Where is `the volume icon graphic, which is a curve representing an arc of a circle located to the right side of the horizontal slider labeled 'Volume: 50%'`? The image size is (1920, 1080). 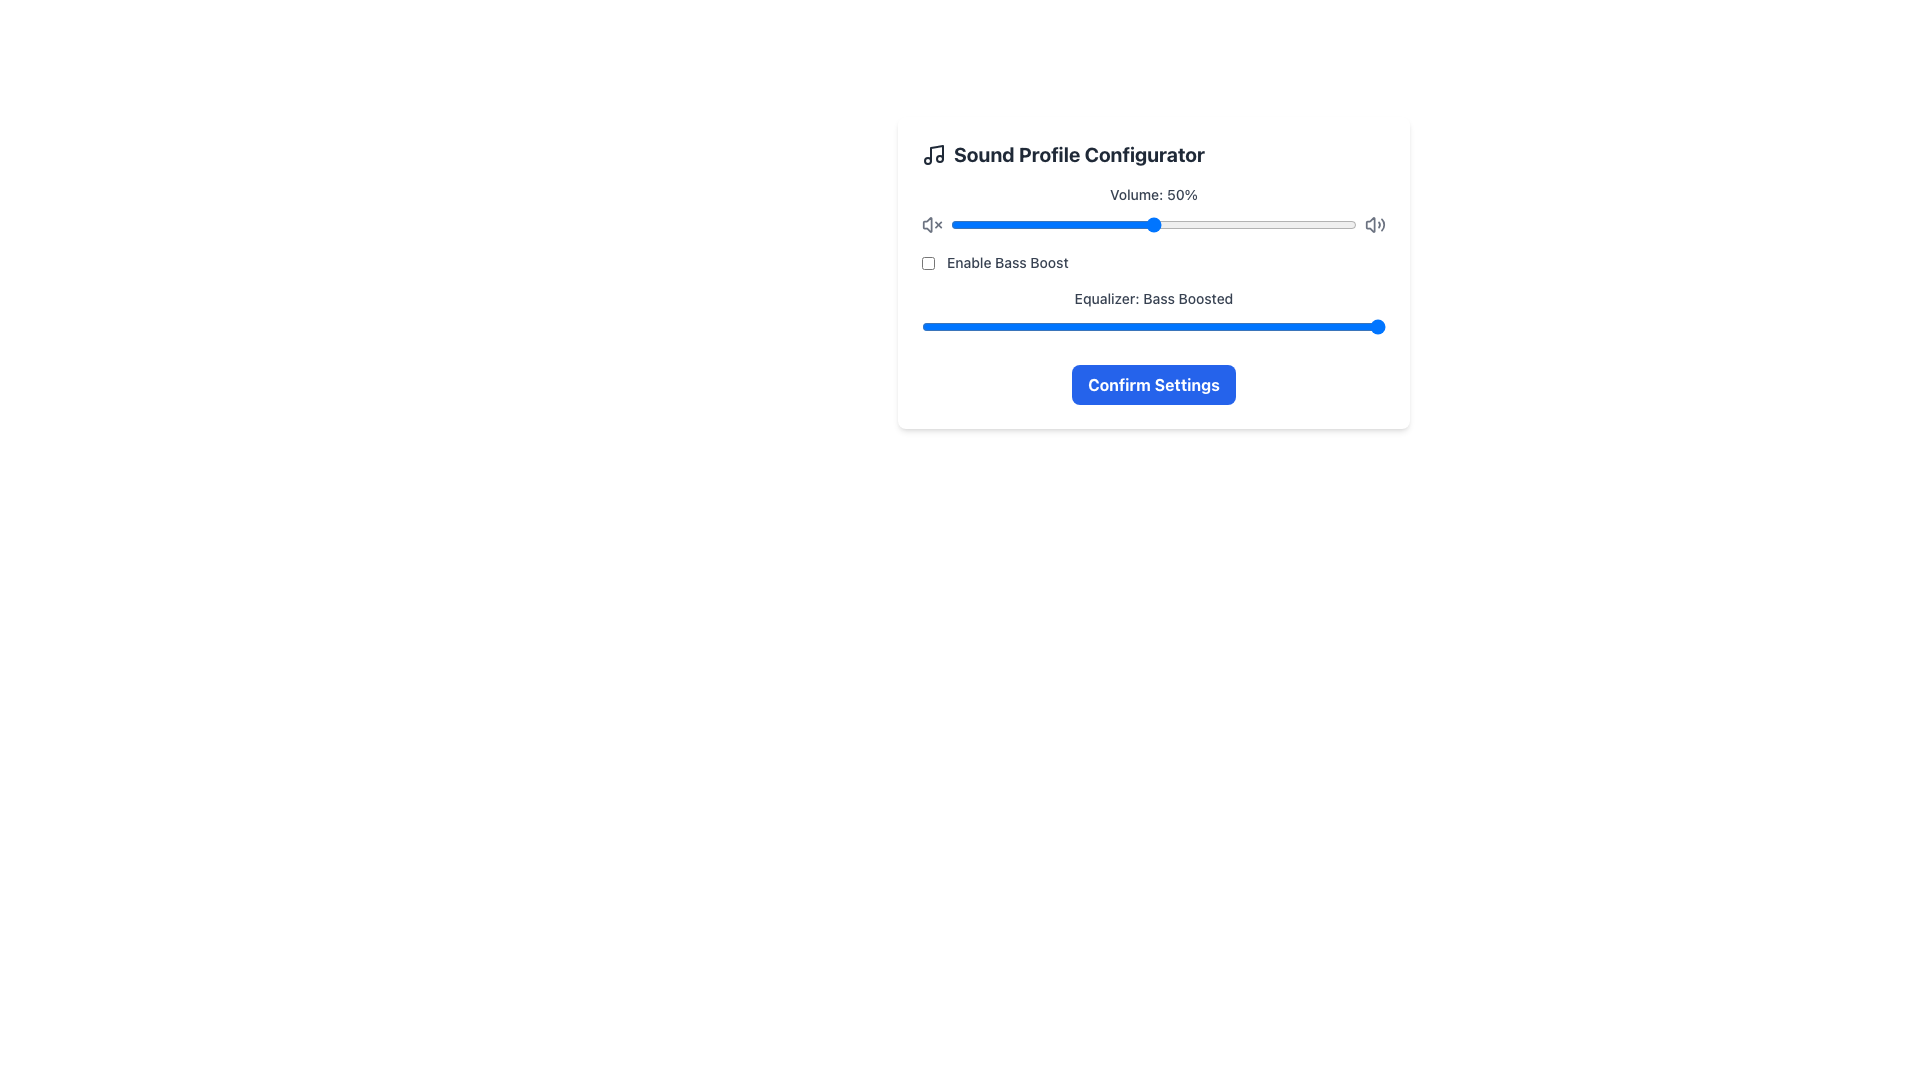 the volume icon graphic, which is a curve representing an arc of a circle located to the right side of the horizontal slider labeled 'Volume: 50%' is located at coordinates (1382, 224).